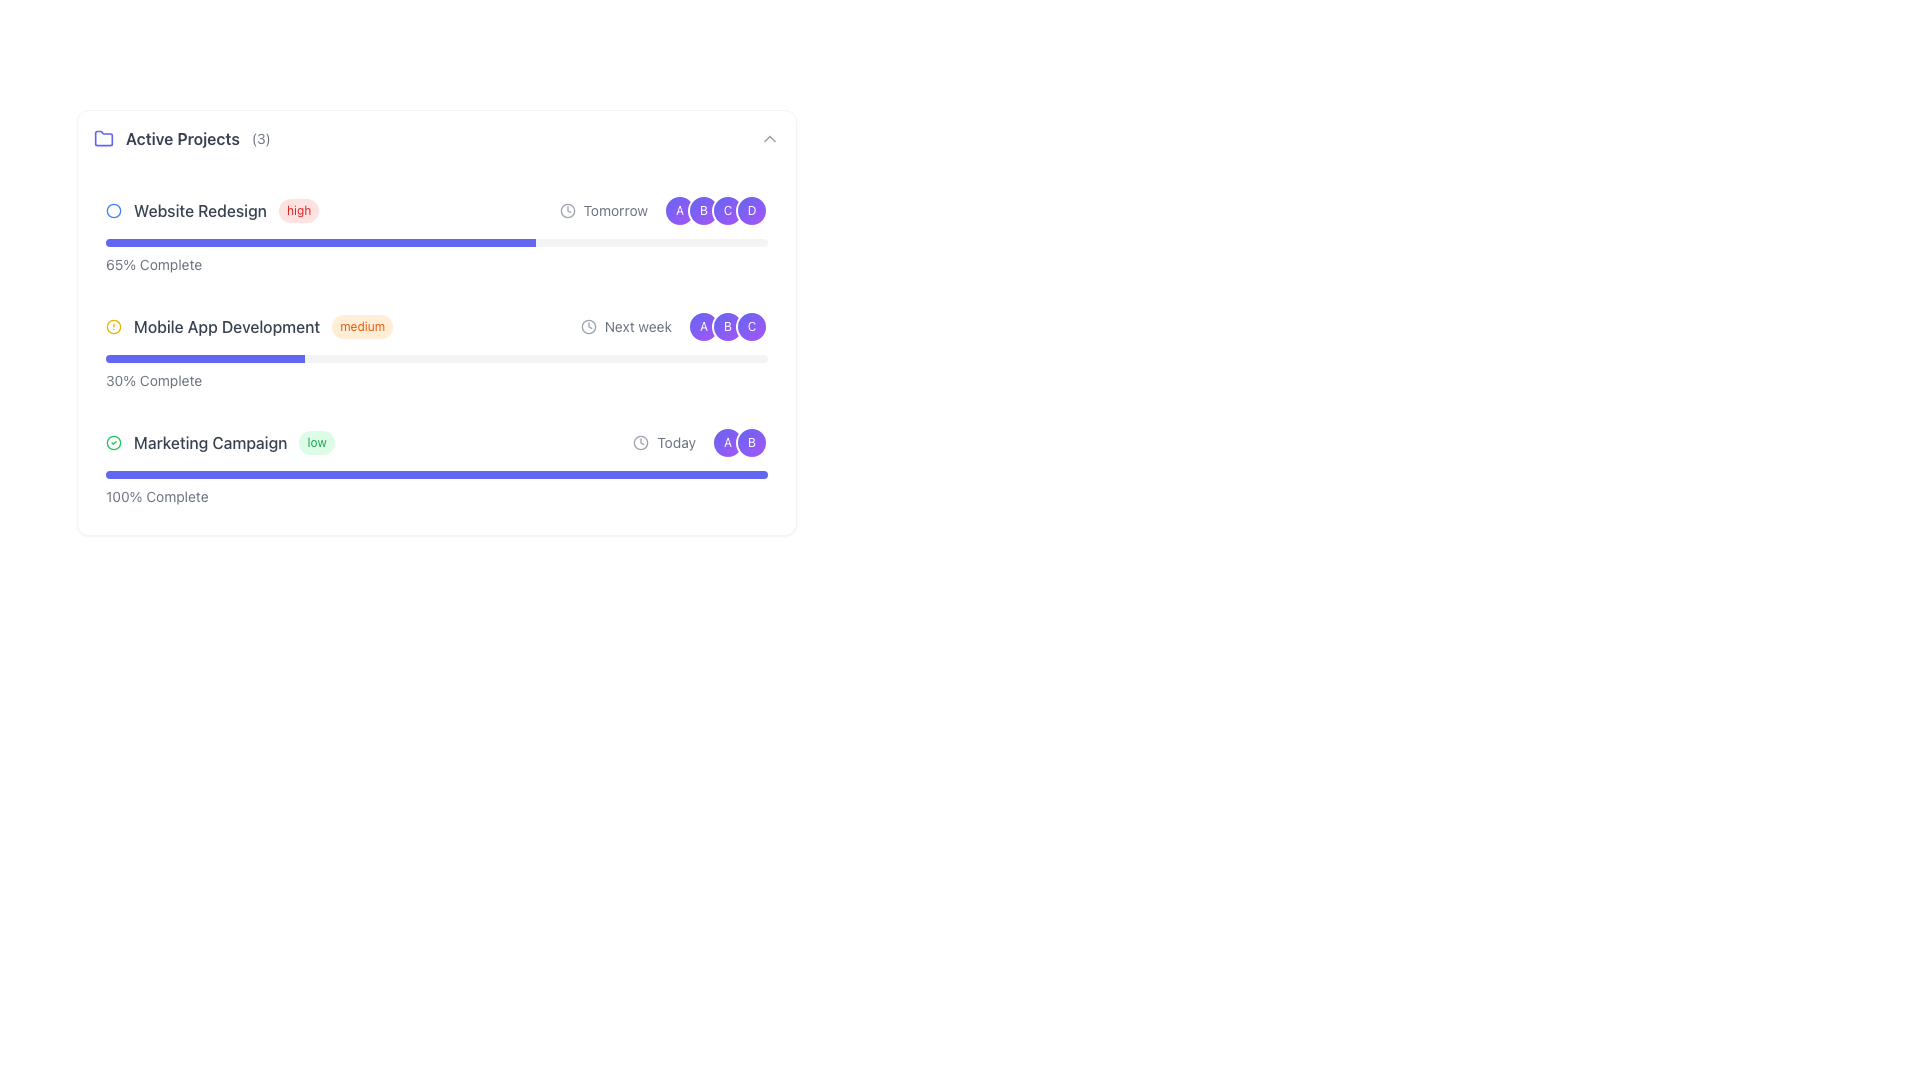  What do you see at coordinates (751, 211) in the screenshot?
I see `the Circular Badge labeled 'D' in the 'Website Redesign' project, which is the last badge in a horizontal sequence of badges labeled 'A', 'B', 'C', and 'D'` at bounding box center [751, 211].